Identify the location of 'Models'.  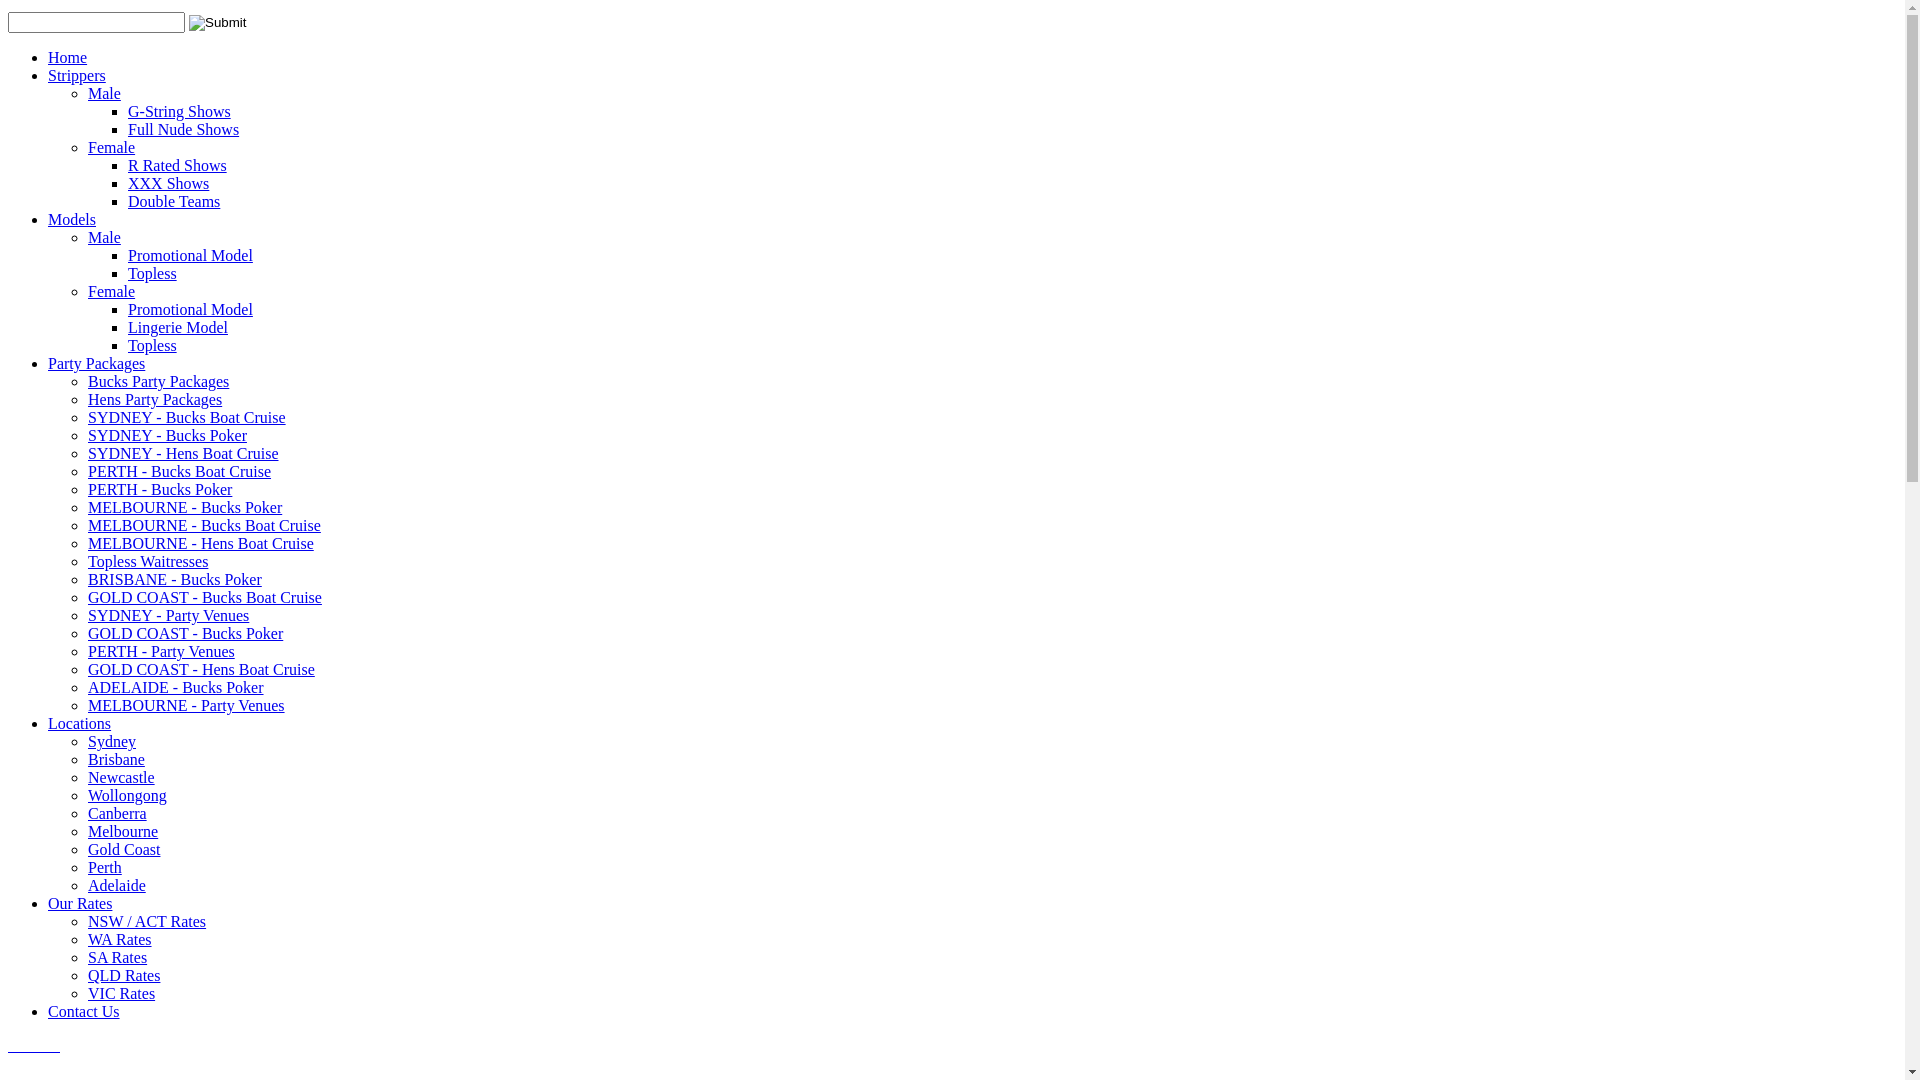
(72, 219).